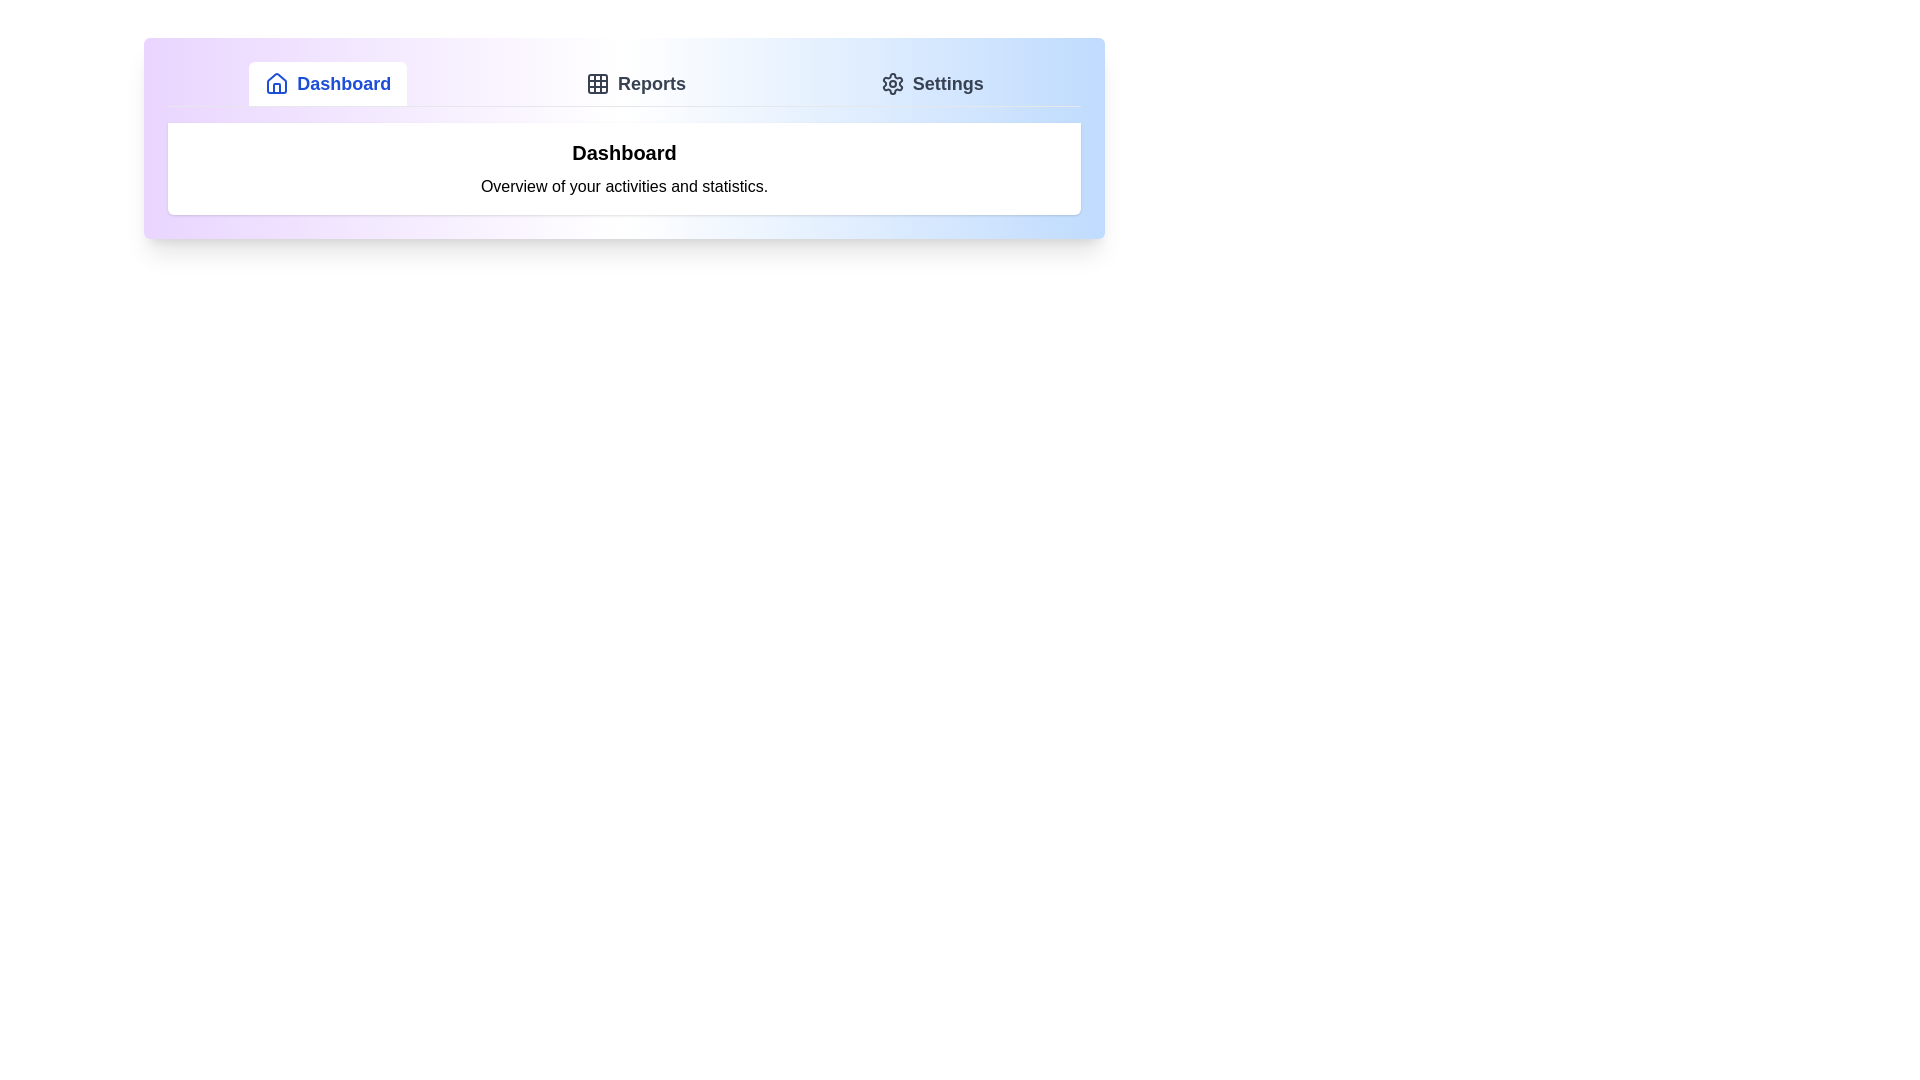 This screenshot has width=1920, height=1080. What do you see at coordinates (328, 83) in the screenshot?
I see `the Dashboard tab by clicking on its button` at bounding box center [328, 83].